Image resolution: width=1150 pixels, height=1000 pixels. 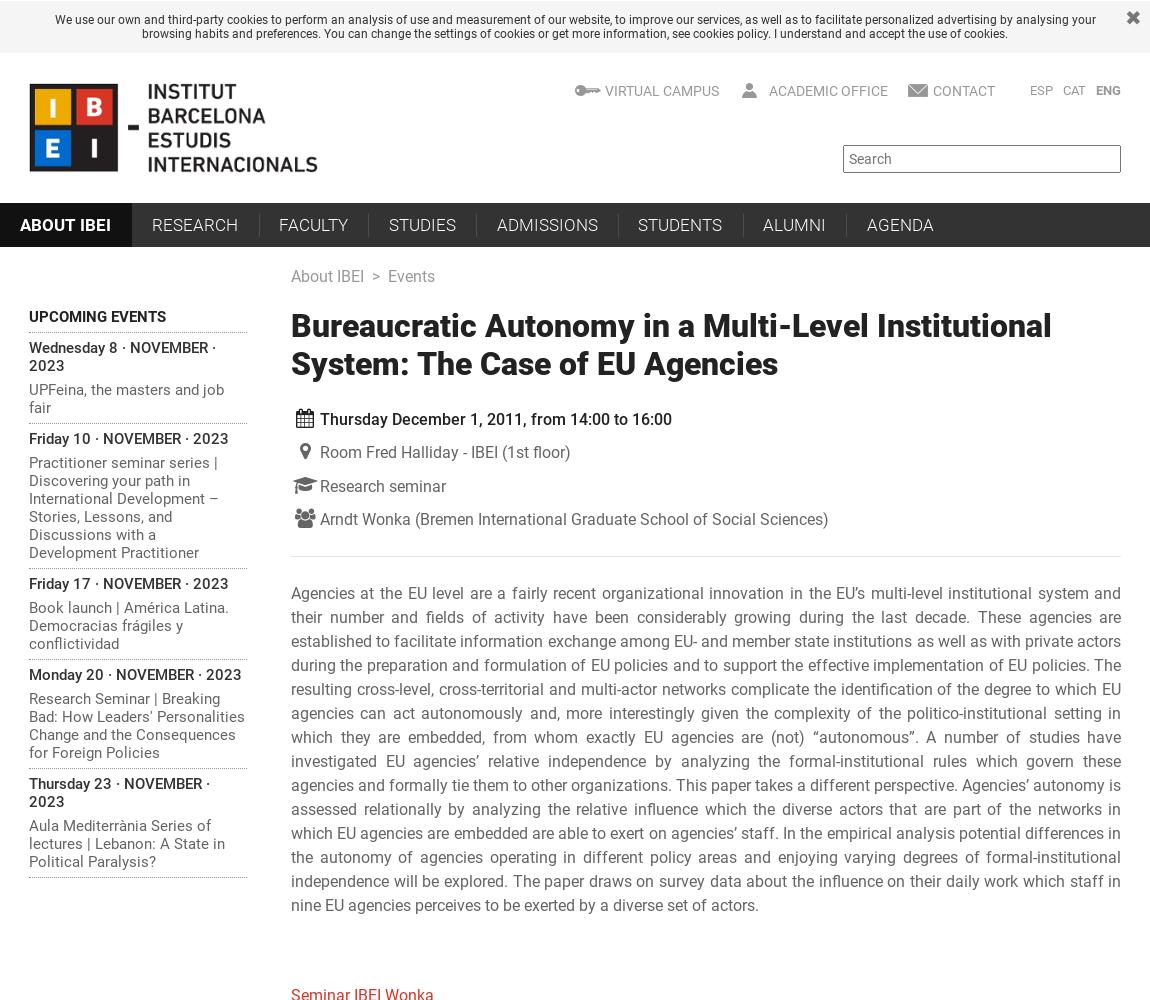 I want to click on 'Practitioner seminar series | Discovering your path in International Development – Stories, Lessons, and Discussions with a Development Practitioner', so click(x=122, y=507).